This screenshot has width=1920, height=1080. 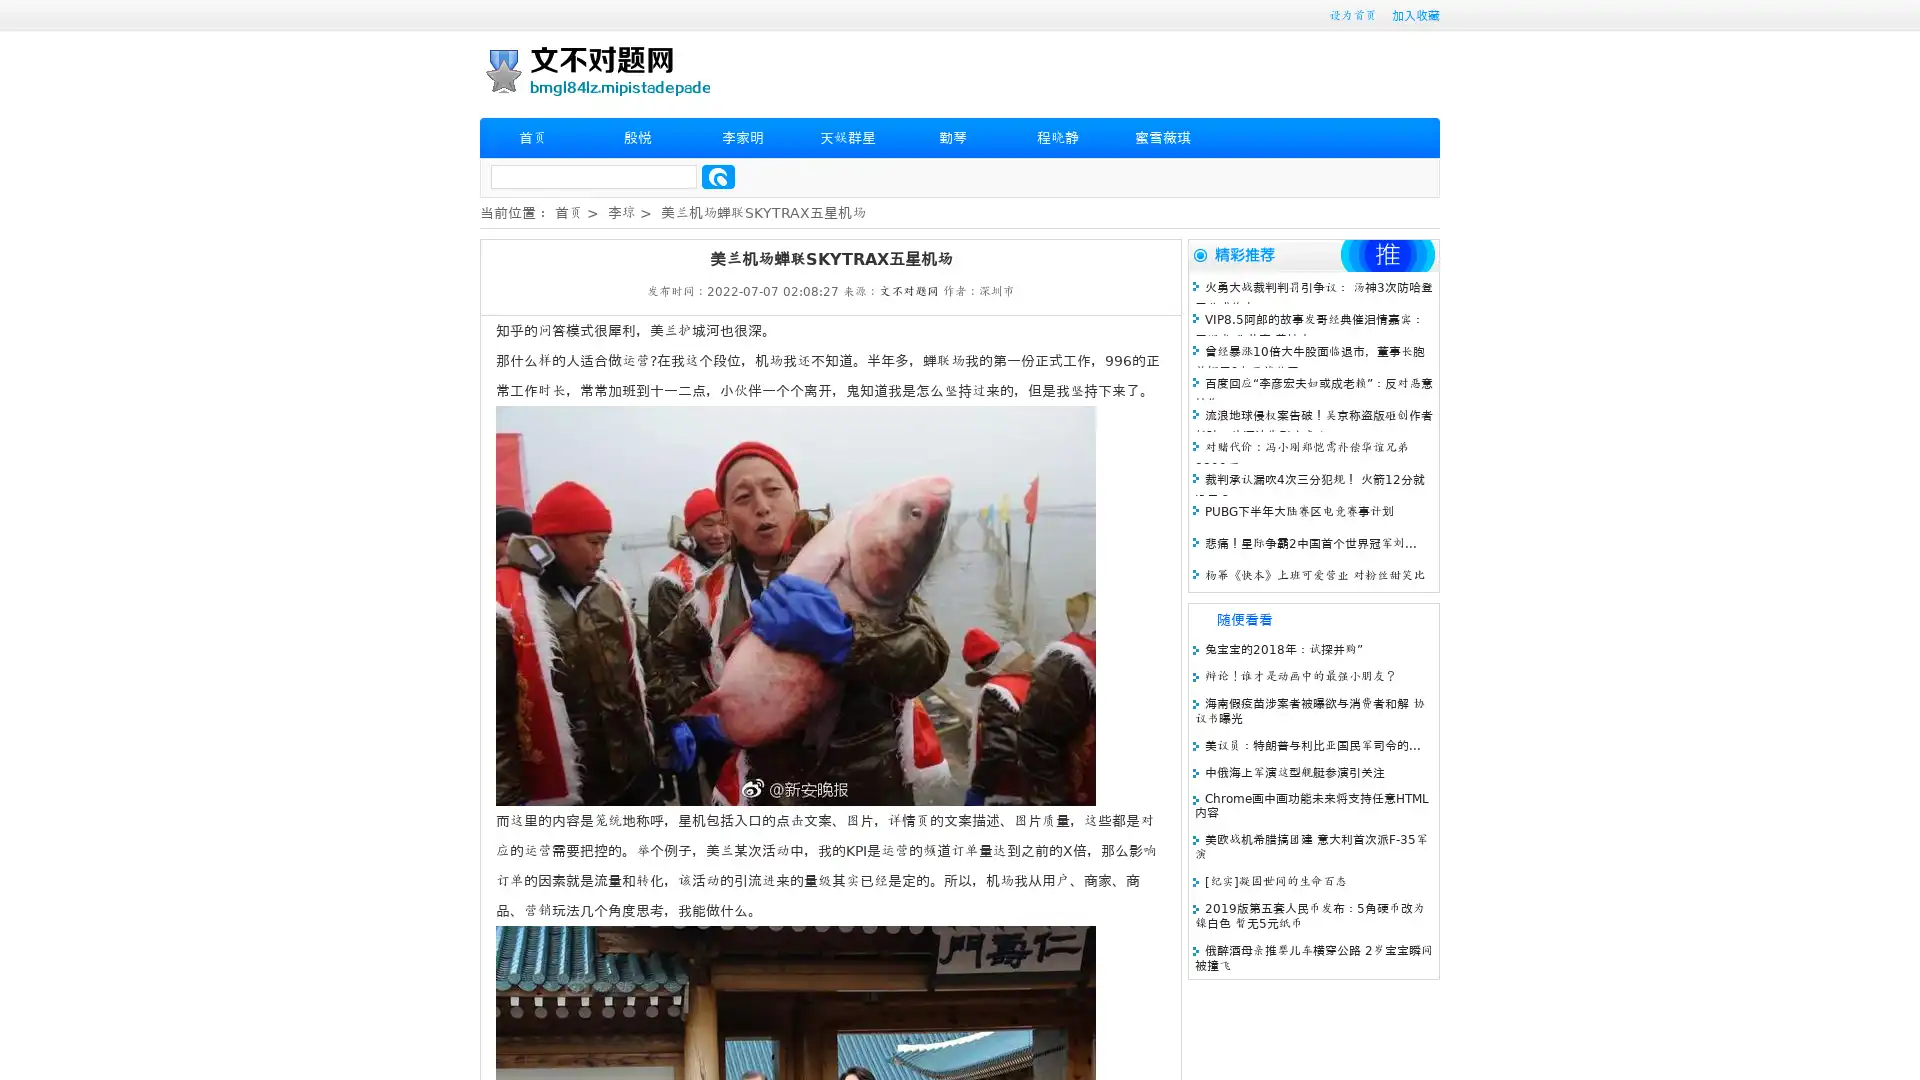 What do you see at coordinates (718, 176) in the screenshot?
I see `Search` at bounding box center [718, 176].